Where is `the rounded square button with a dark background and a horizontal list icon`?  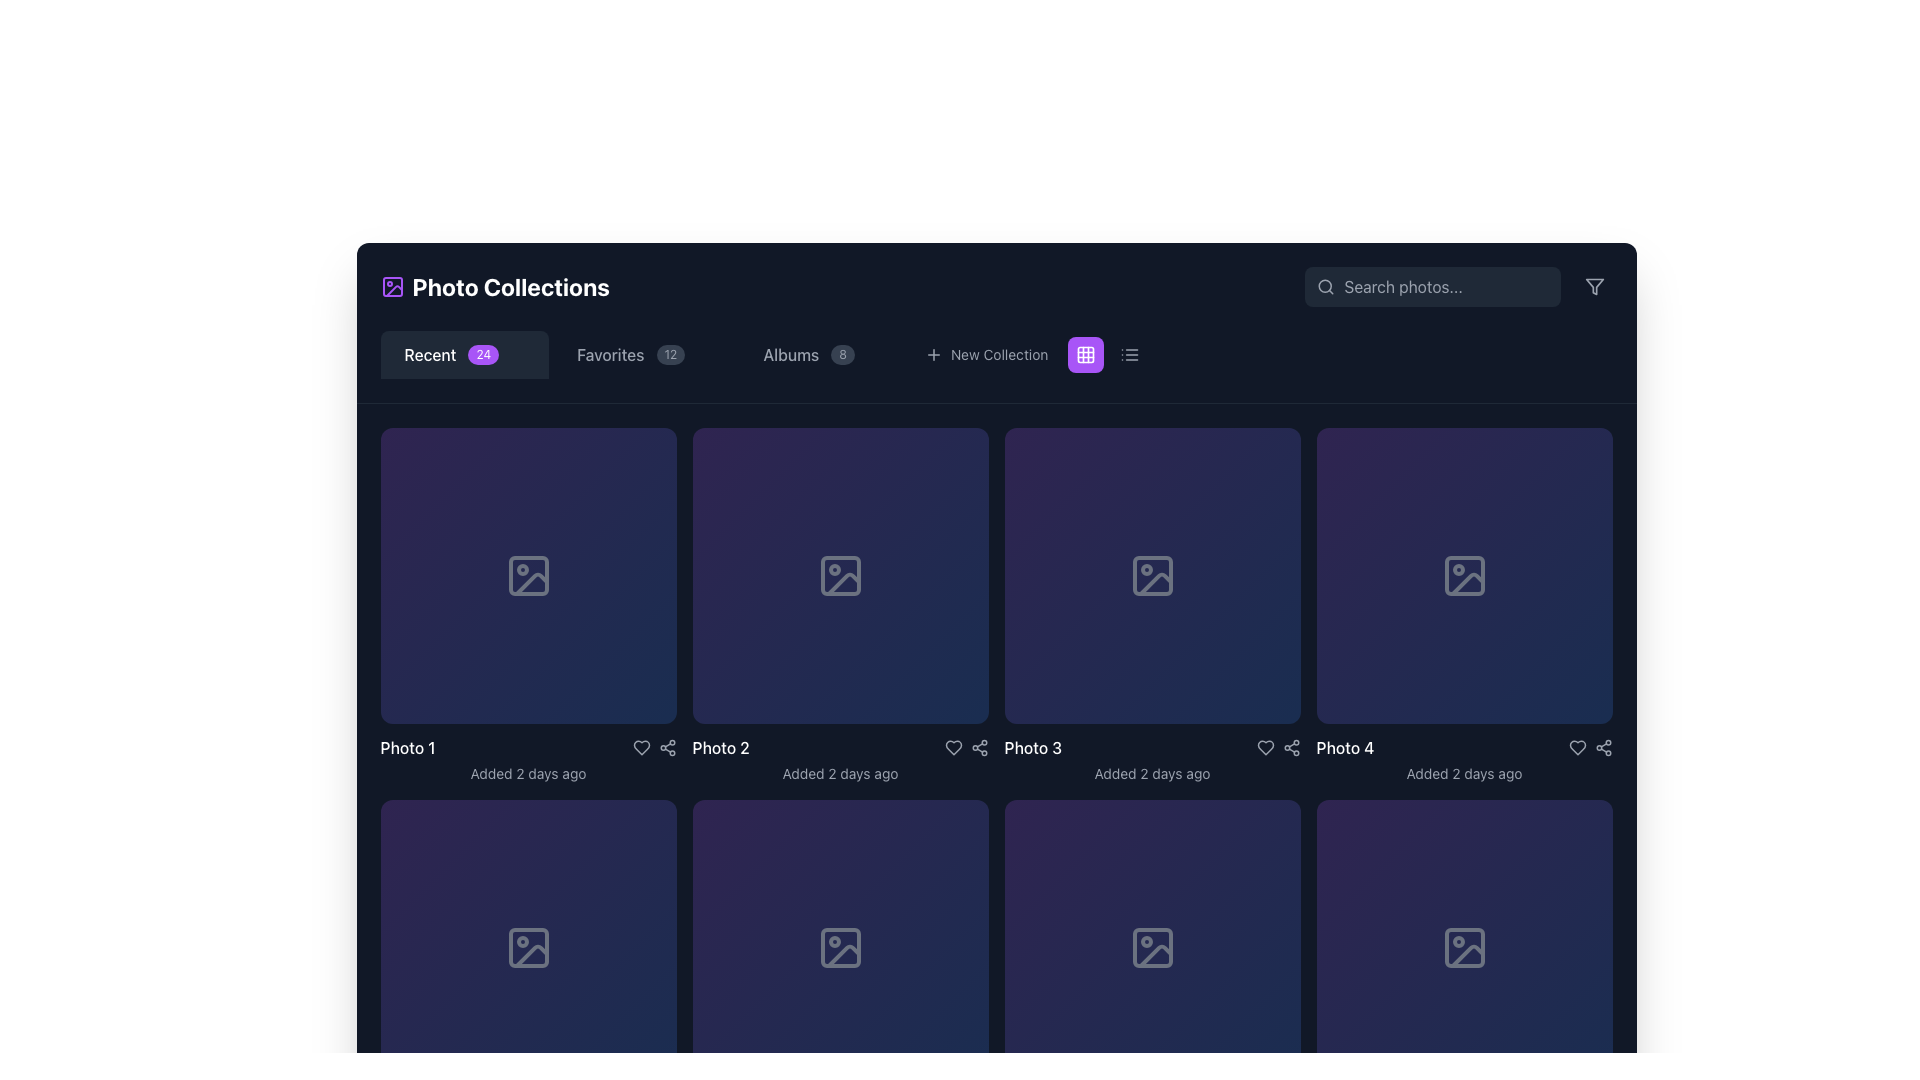
the rounded square button with a dark background and a horizontal list icon is located at coordinates (1130, 353).